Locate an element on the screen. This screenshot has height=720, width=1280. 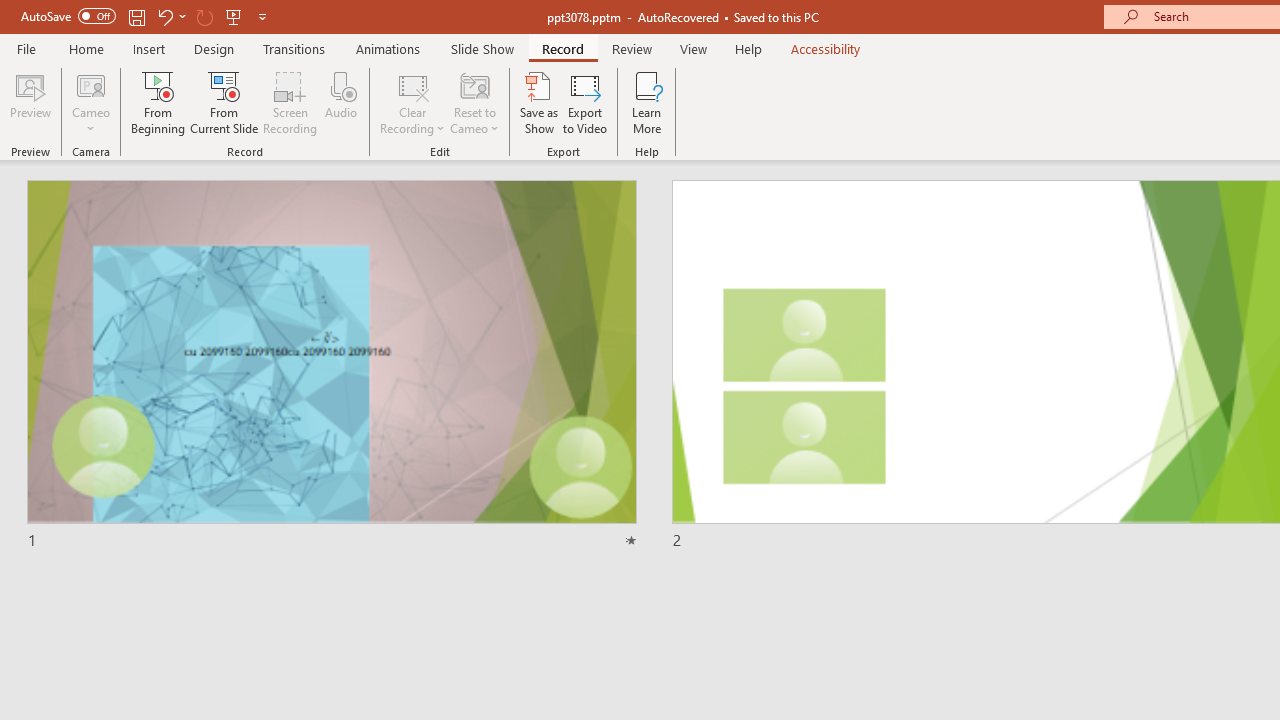
'Export to Video' is located at coordinates (584, 103).